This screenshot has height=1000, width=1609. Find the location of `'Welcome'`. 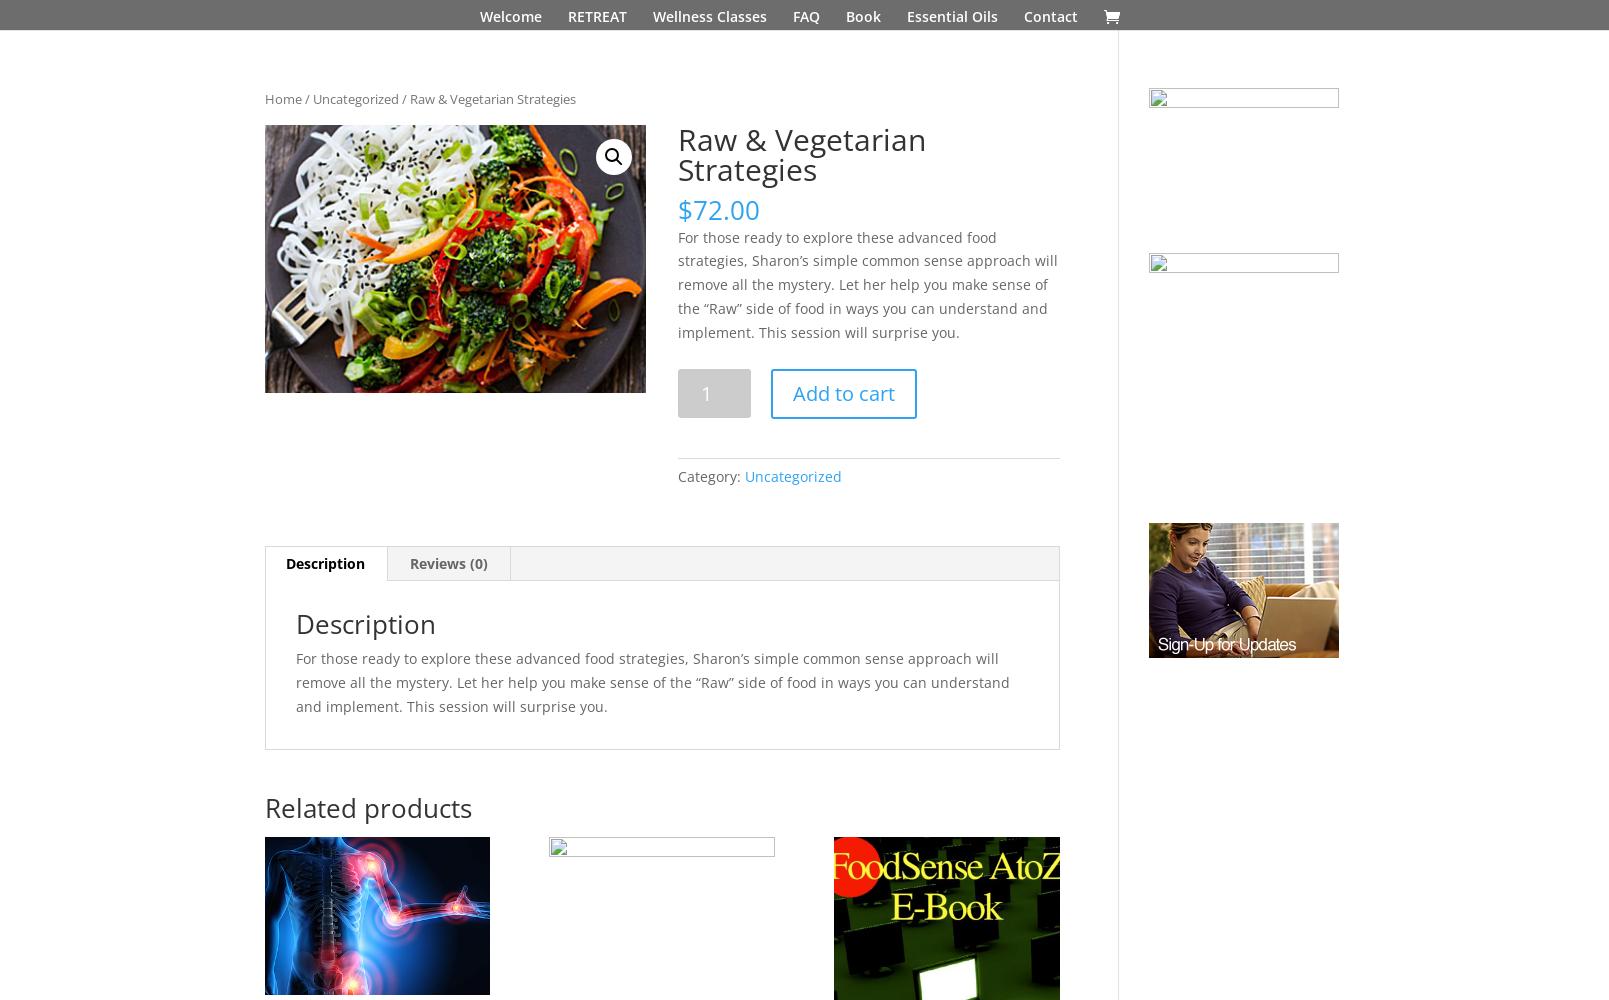

'Welcome' is located at coordinates (478, 16).